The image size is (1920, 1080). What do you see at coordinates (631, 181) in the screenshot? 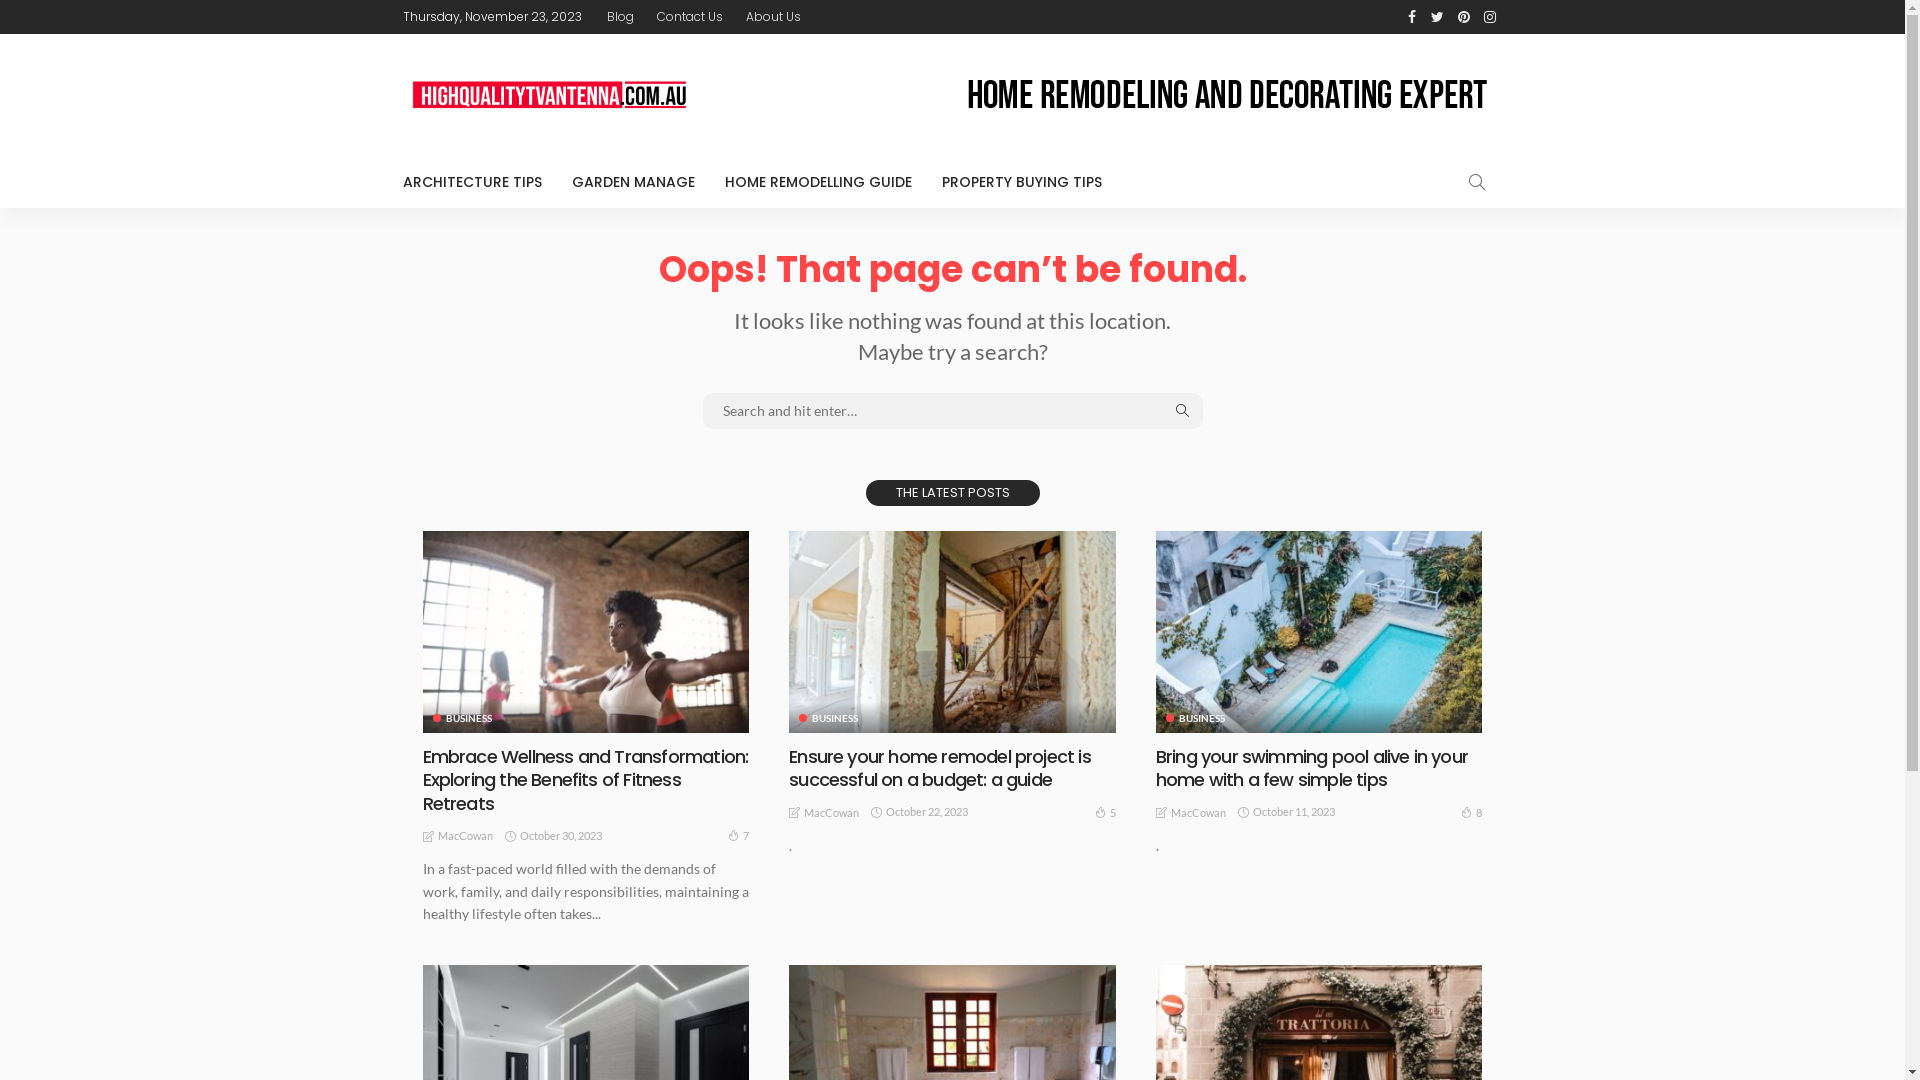
I see `'GARDEN MANAGE'` at bounding box center [631, 181].